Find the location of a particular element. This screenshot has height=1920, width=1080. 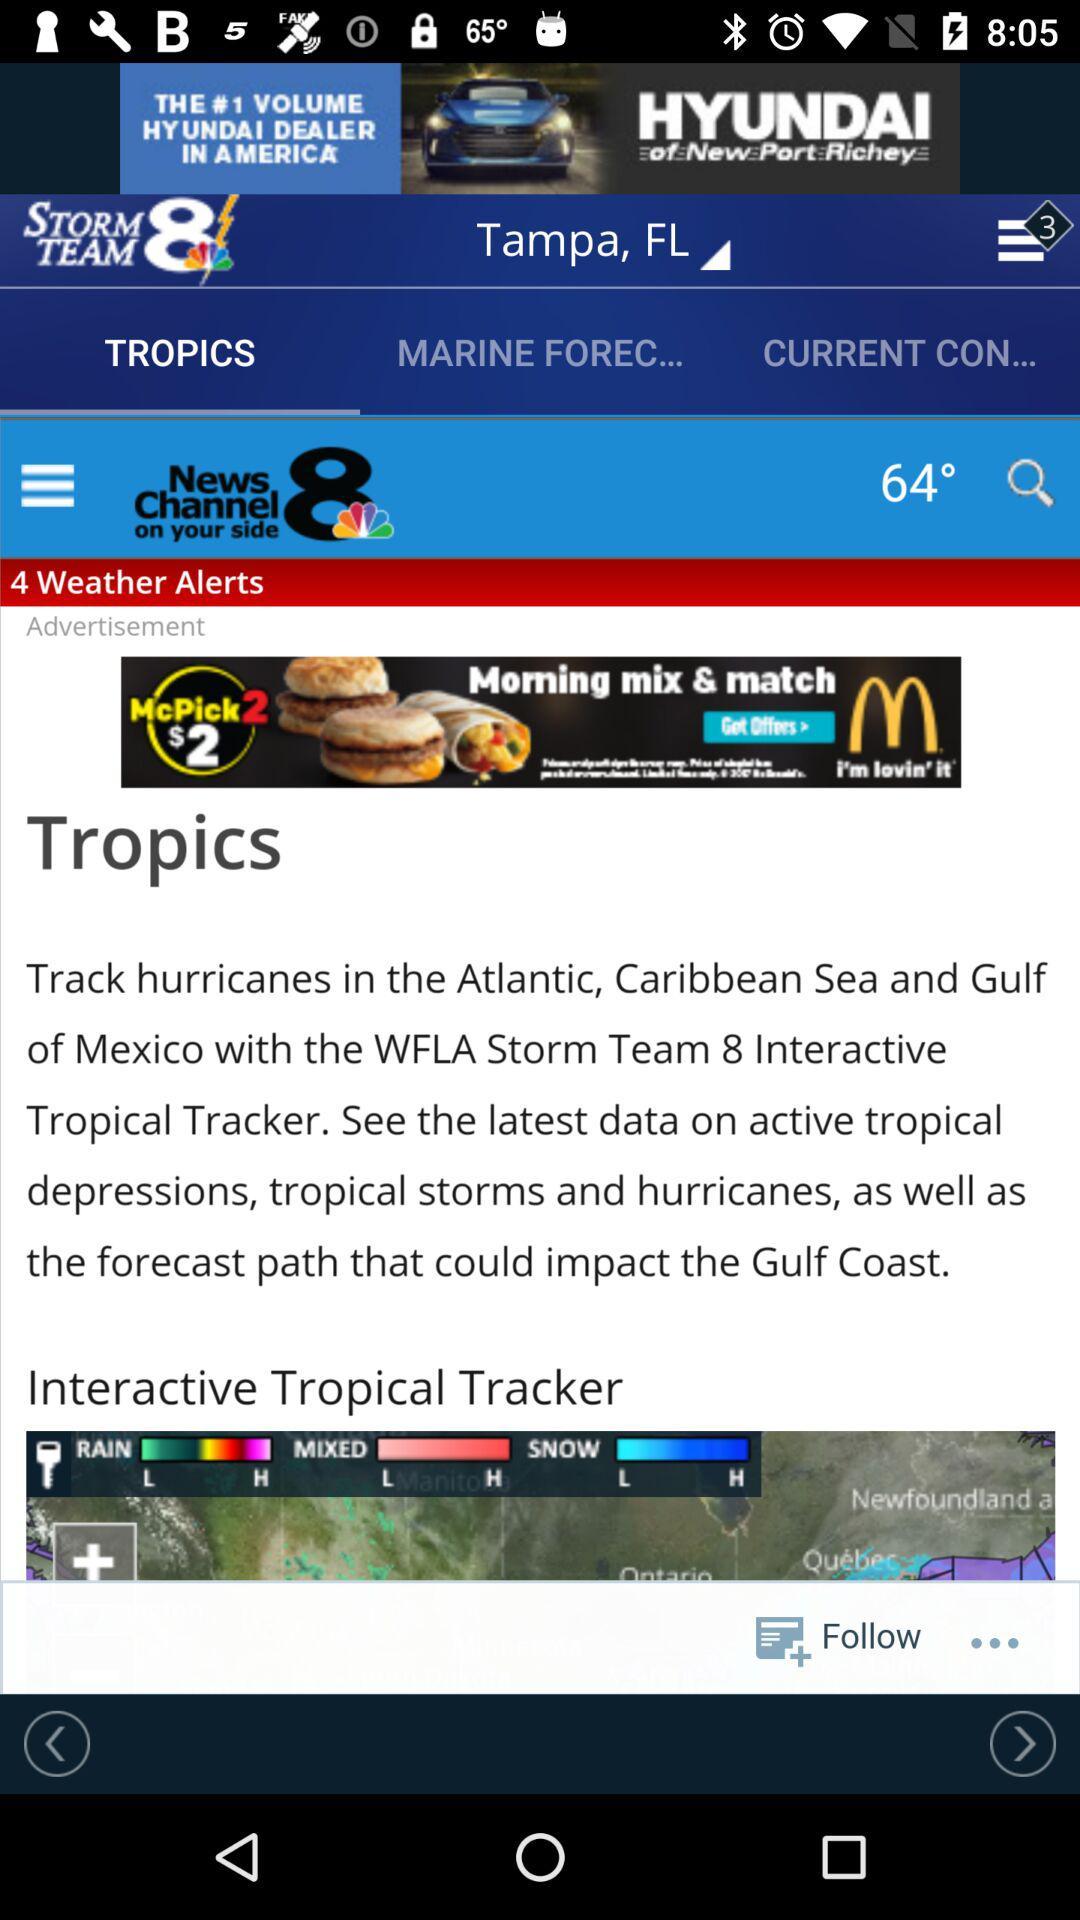

go back is located at coordinates (56, 1742).